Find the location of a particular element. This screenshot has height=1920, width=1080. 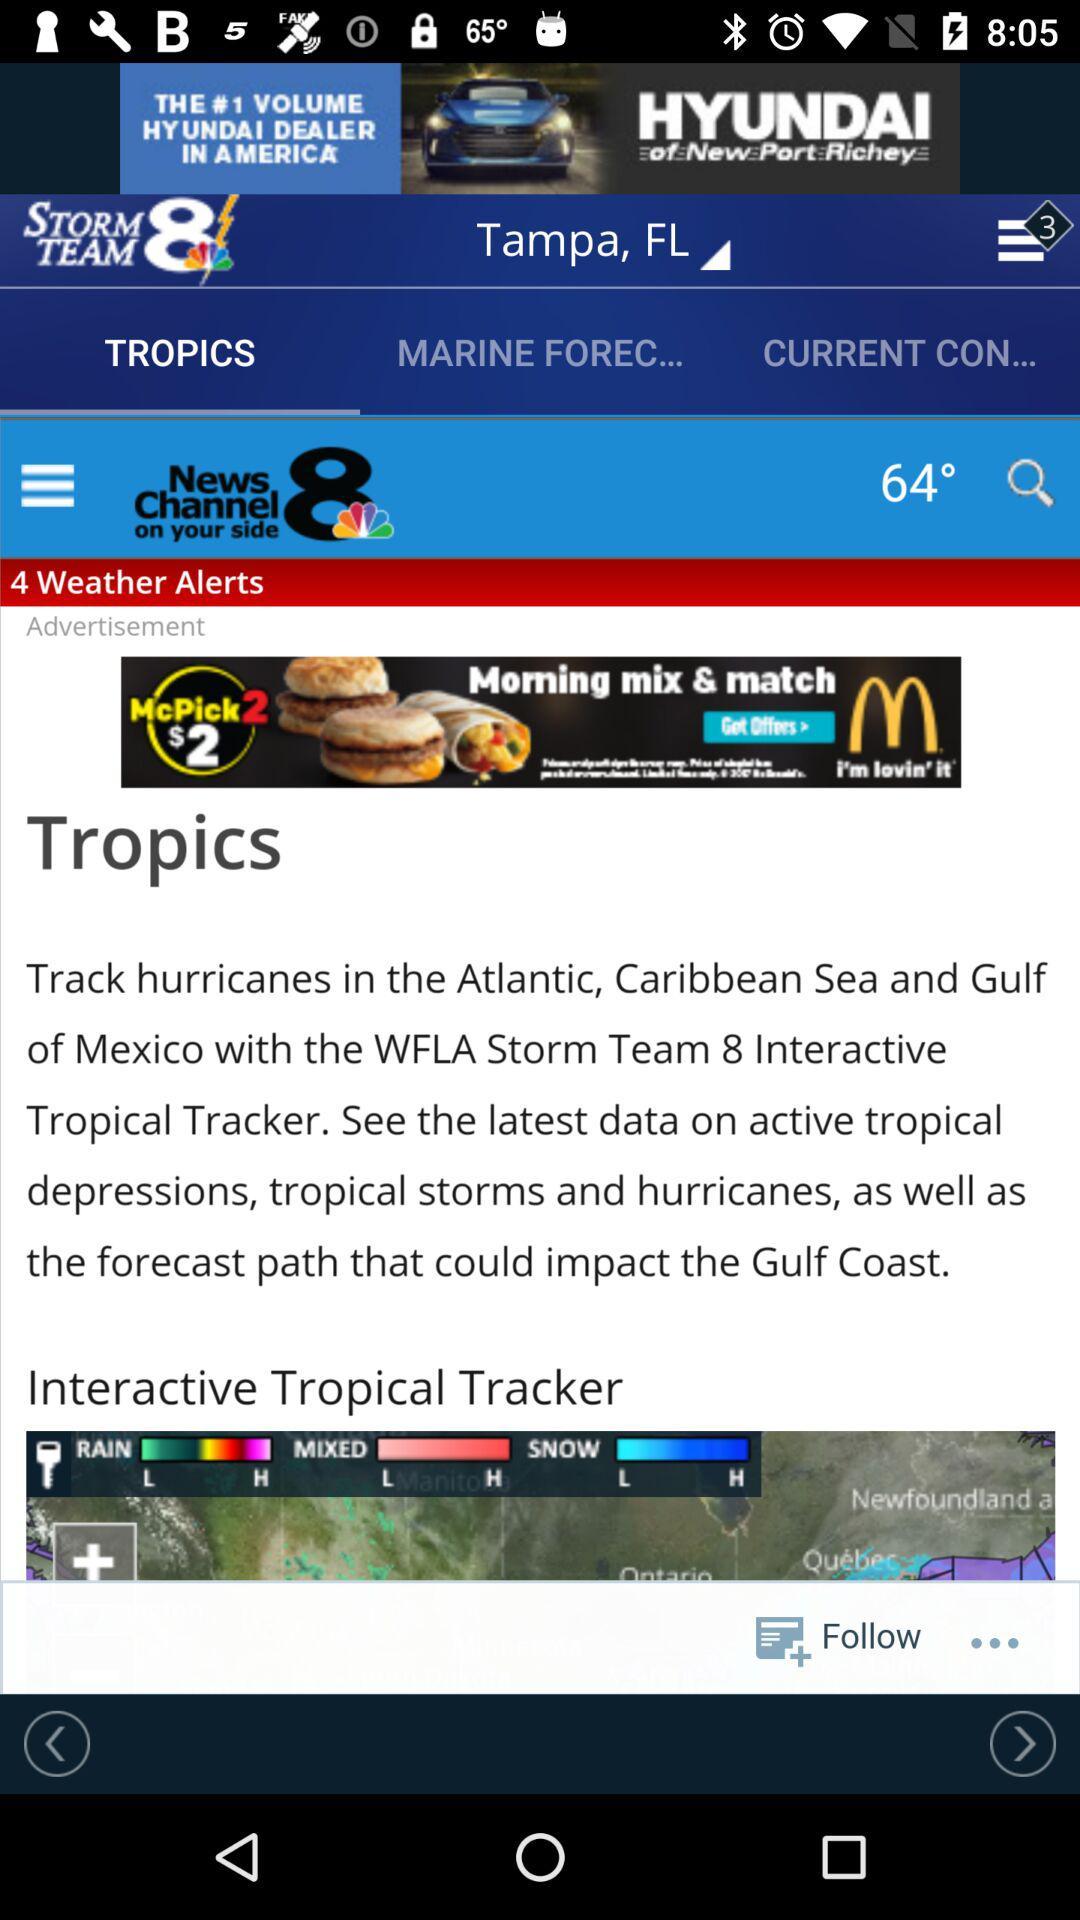

go back is located at coordinates (56, 1742).